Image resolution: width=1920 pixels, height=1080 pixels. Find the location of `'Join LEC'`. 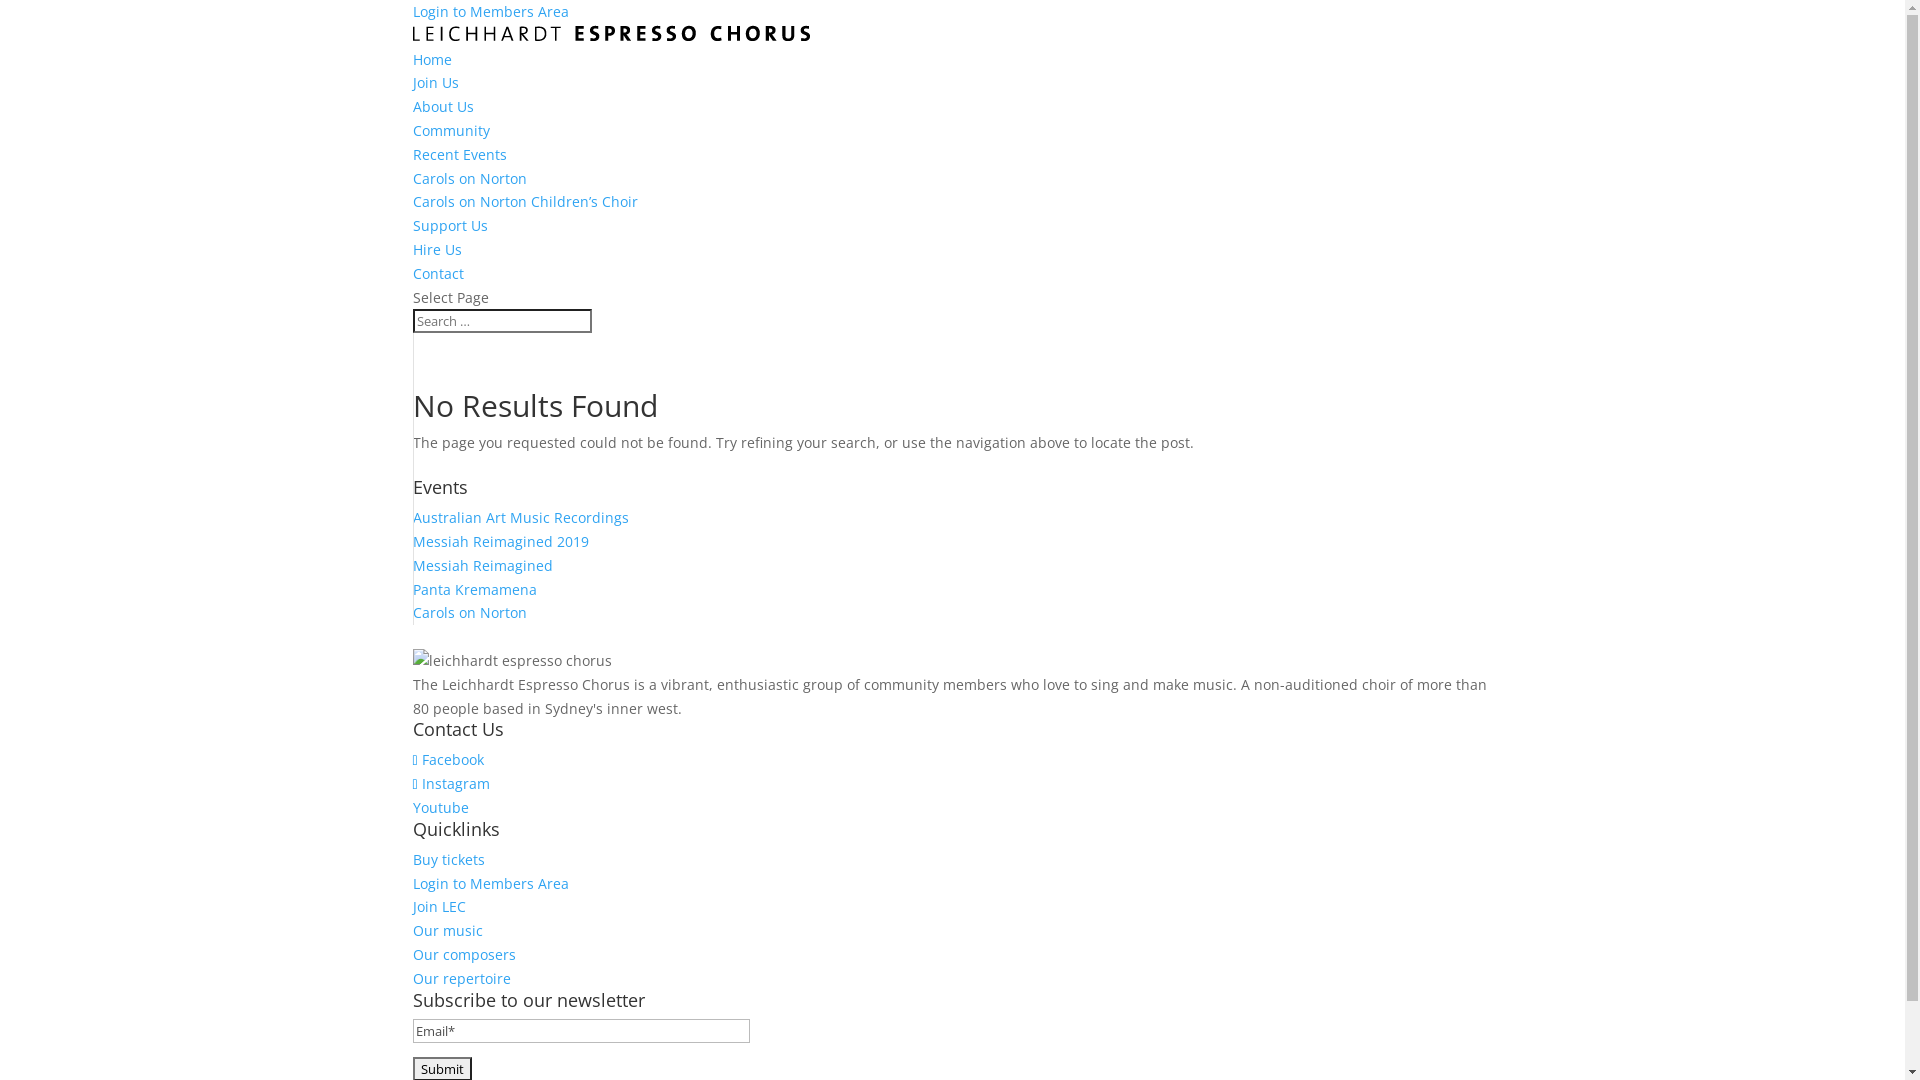

'Join LEC' is located at coordinates (437, 906).